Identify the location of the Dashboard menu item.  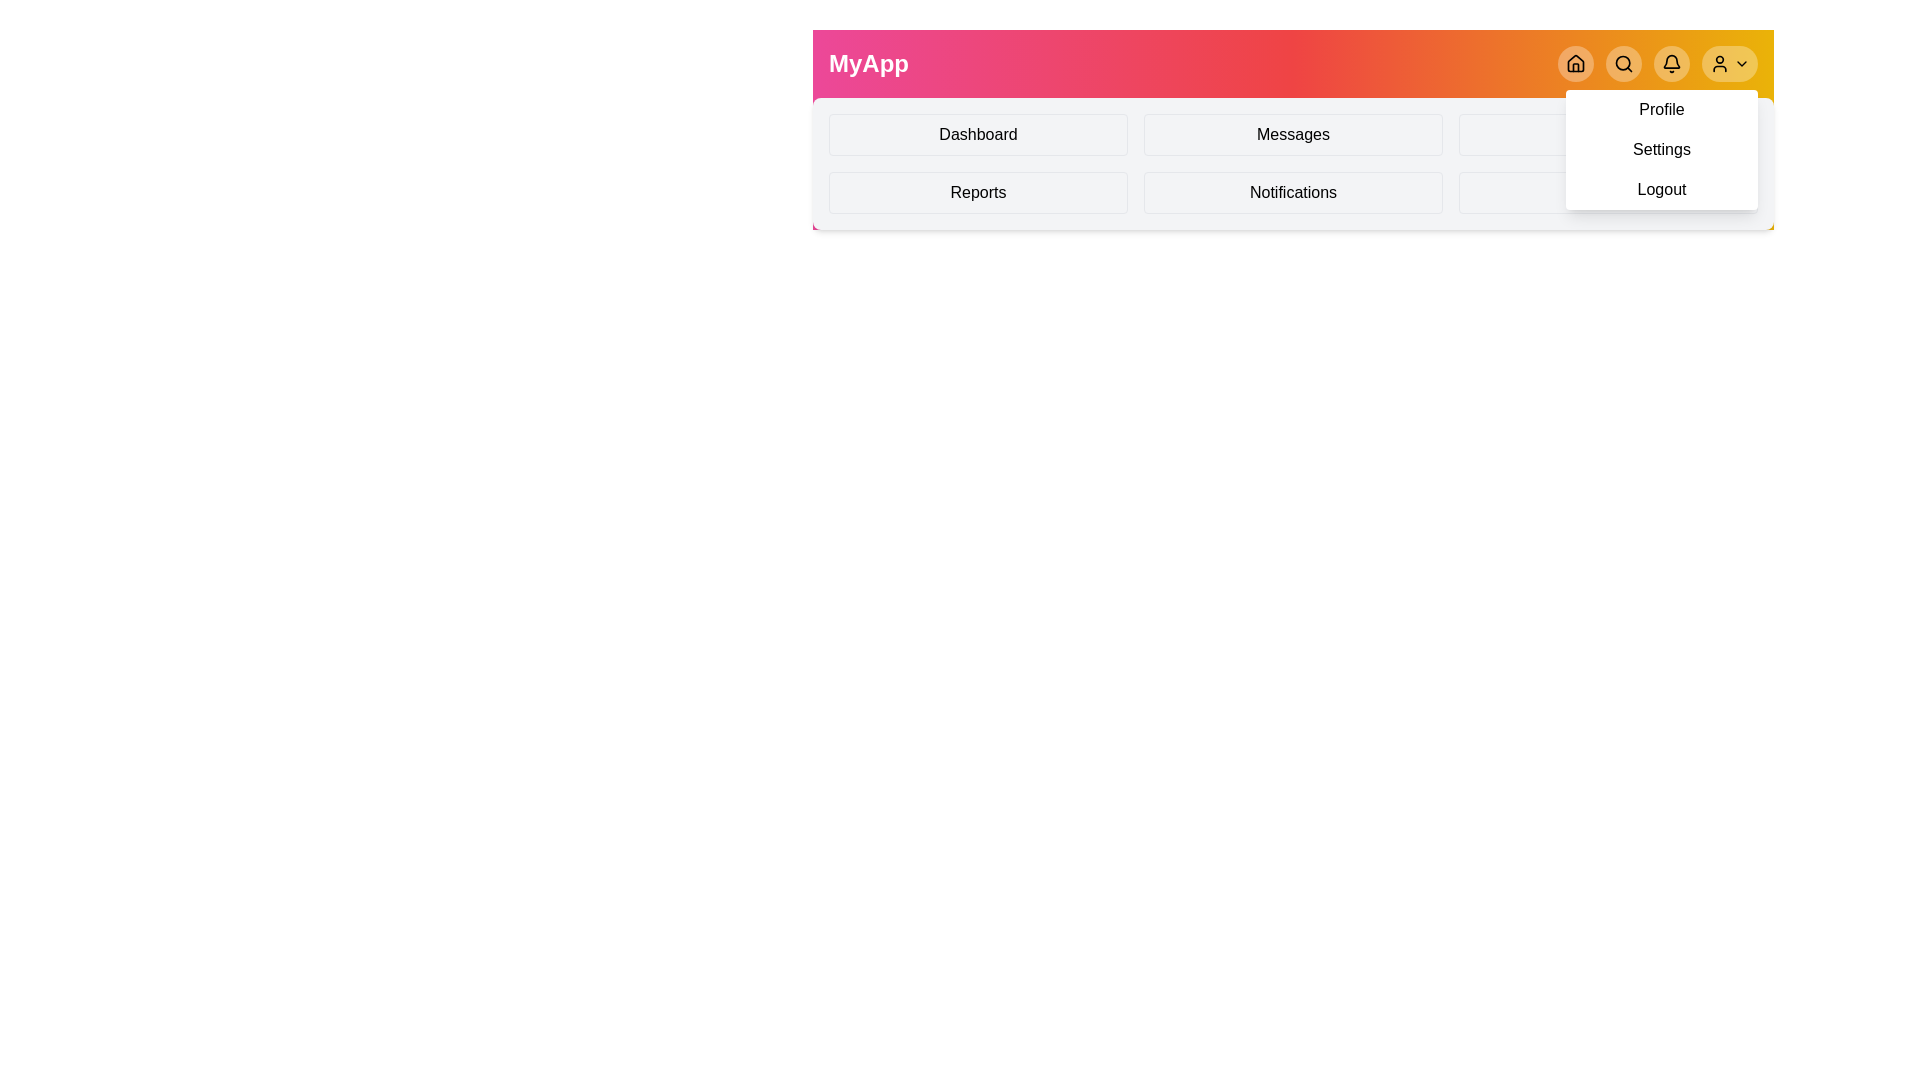
(978, 135).